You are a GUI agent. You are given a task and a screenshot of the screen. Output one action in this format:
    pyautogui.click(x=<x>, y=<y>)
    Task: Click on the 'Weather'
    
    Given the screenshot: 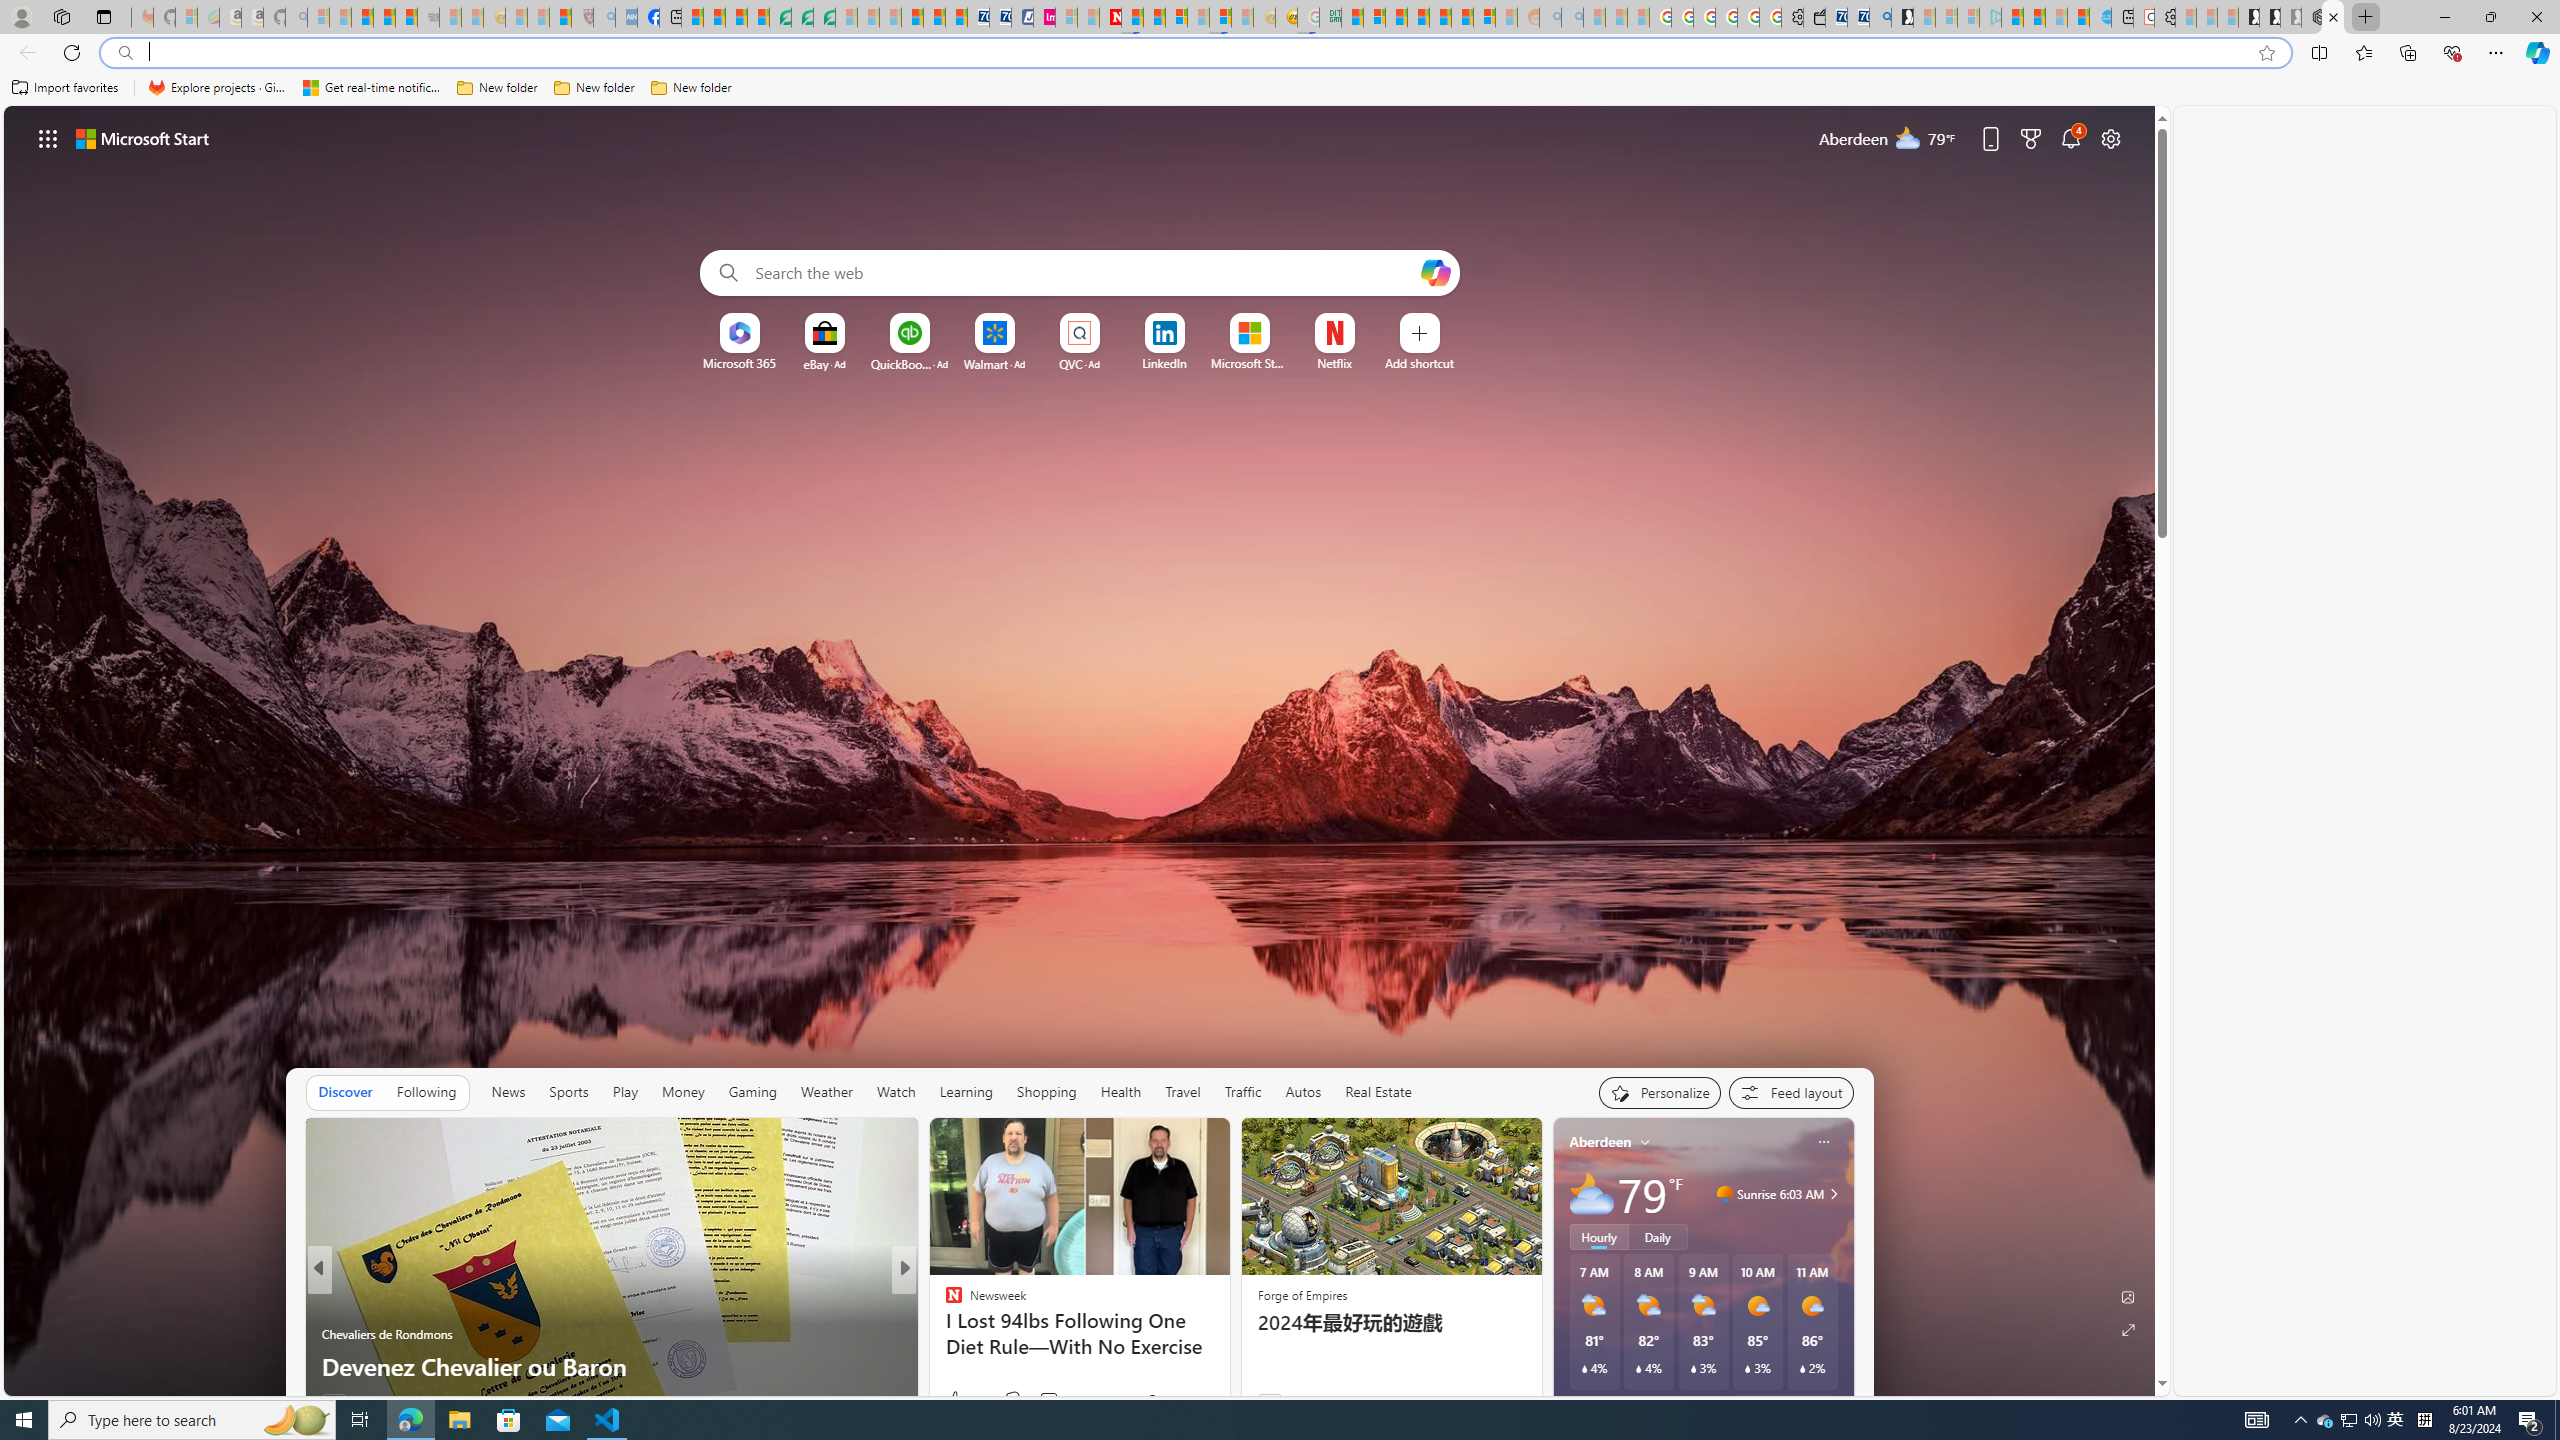 What is the action you would take?
    pyautogui.click(x=826, y=1091)
    